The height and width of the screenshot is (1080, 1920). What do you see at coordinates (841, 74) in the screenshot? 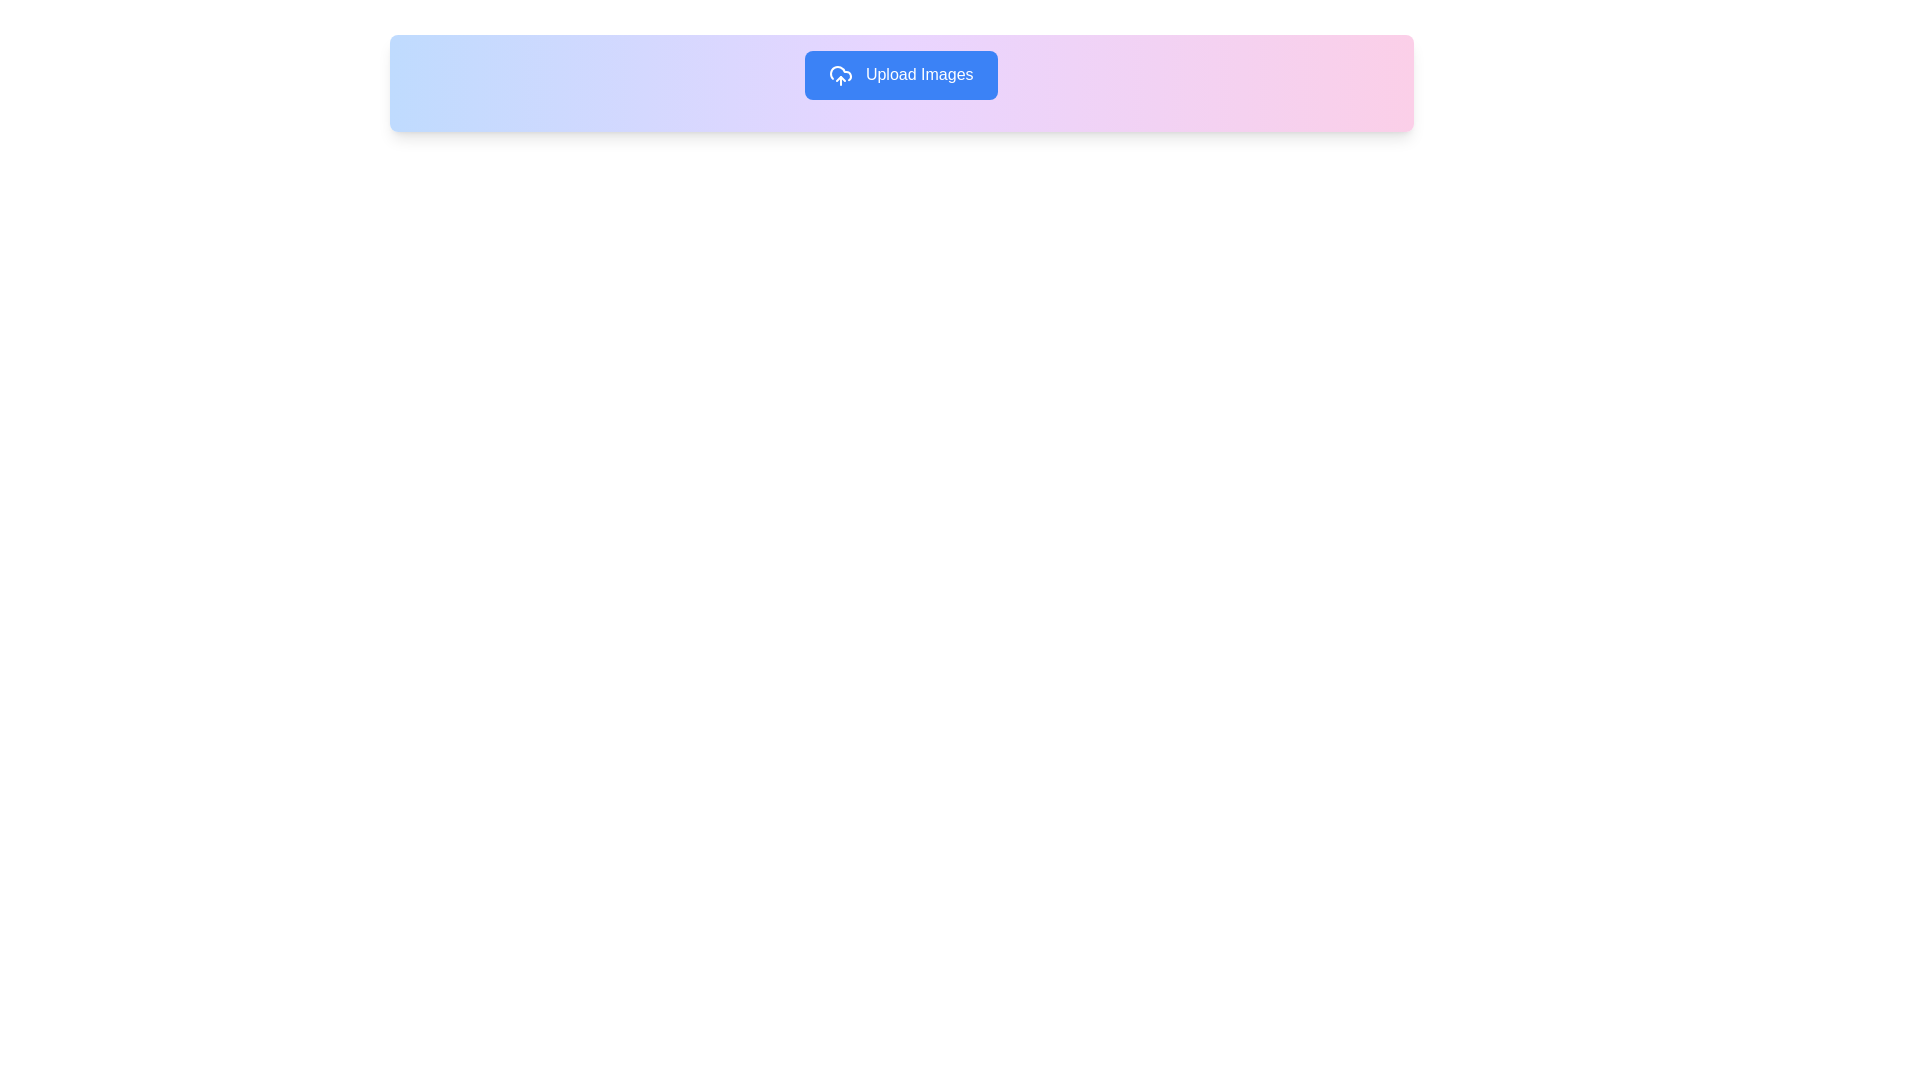
I see `the upload icon located on the left side of the 'Upload Images' button, which signifies the upload action` at bounding box center [841, 74].